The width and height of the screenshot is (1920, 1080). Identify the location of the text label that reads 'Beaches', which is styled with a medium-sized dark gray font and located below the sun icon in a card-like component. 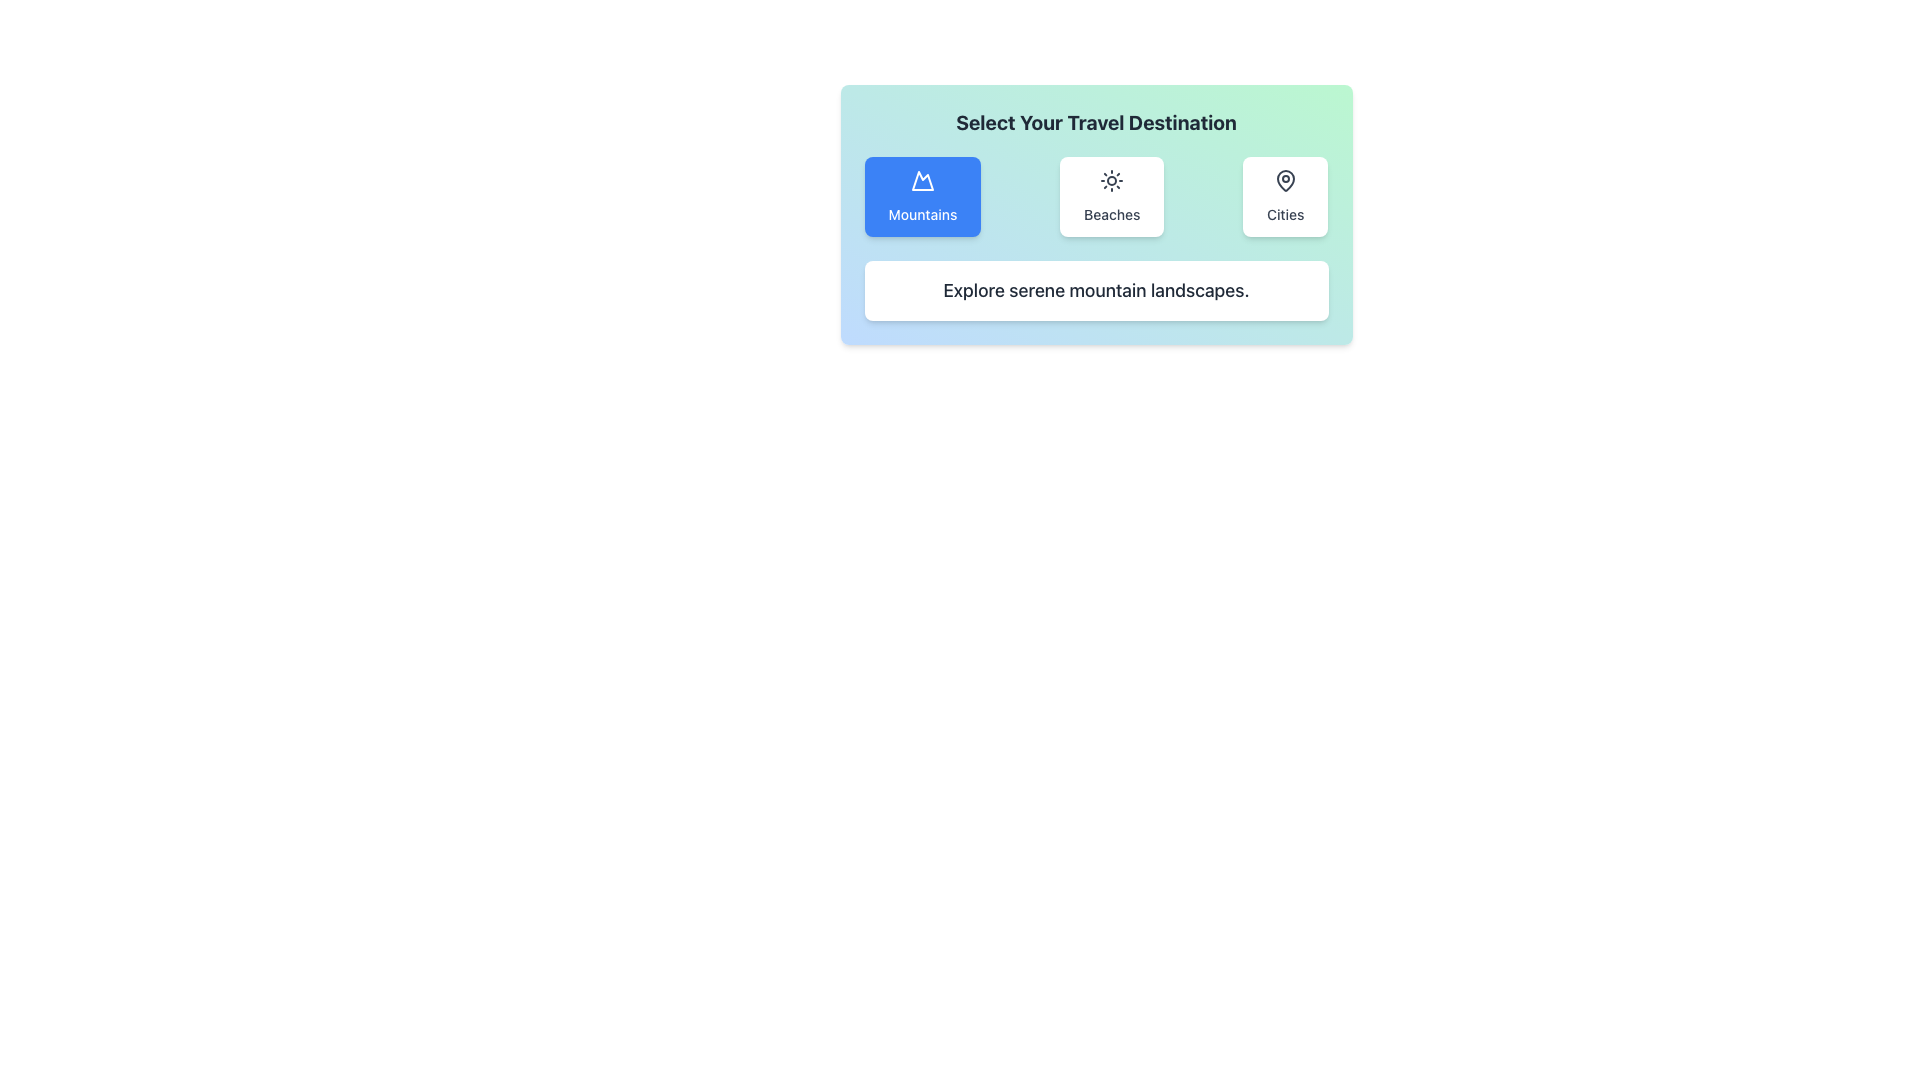
(1111, 215).